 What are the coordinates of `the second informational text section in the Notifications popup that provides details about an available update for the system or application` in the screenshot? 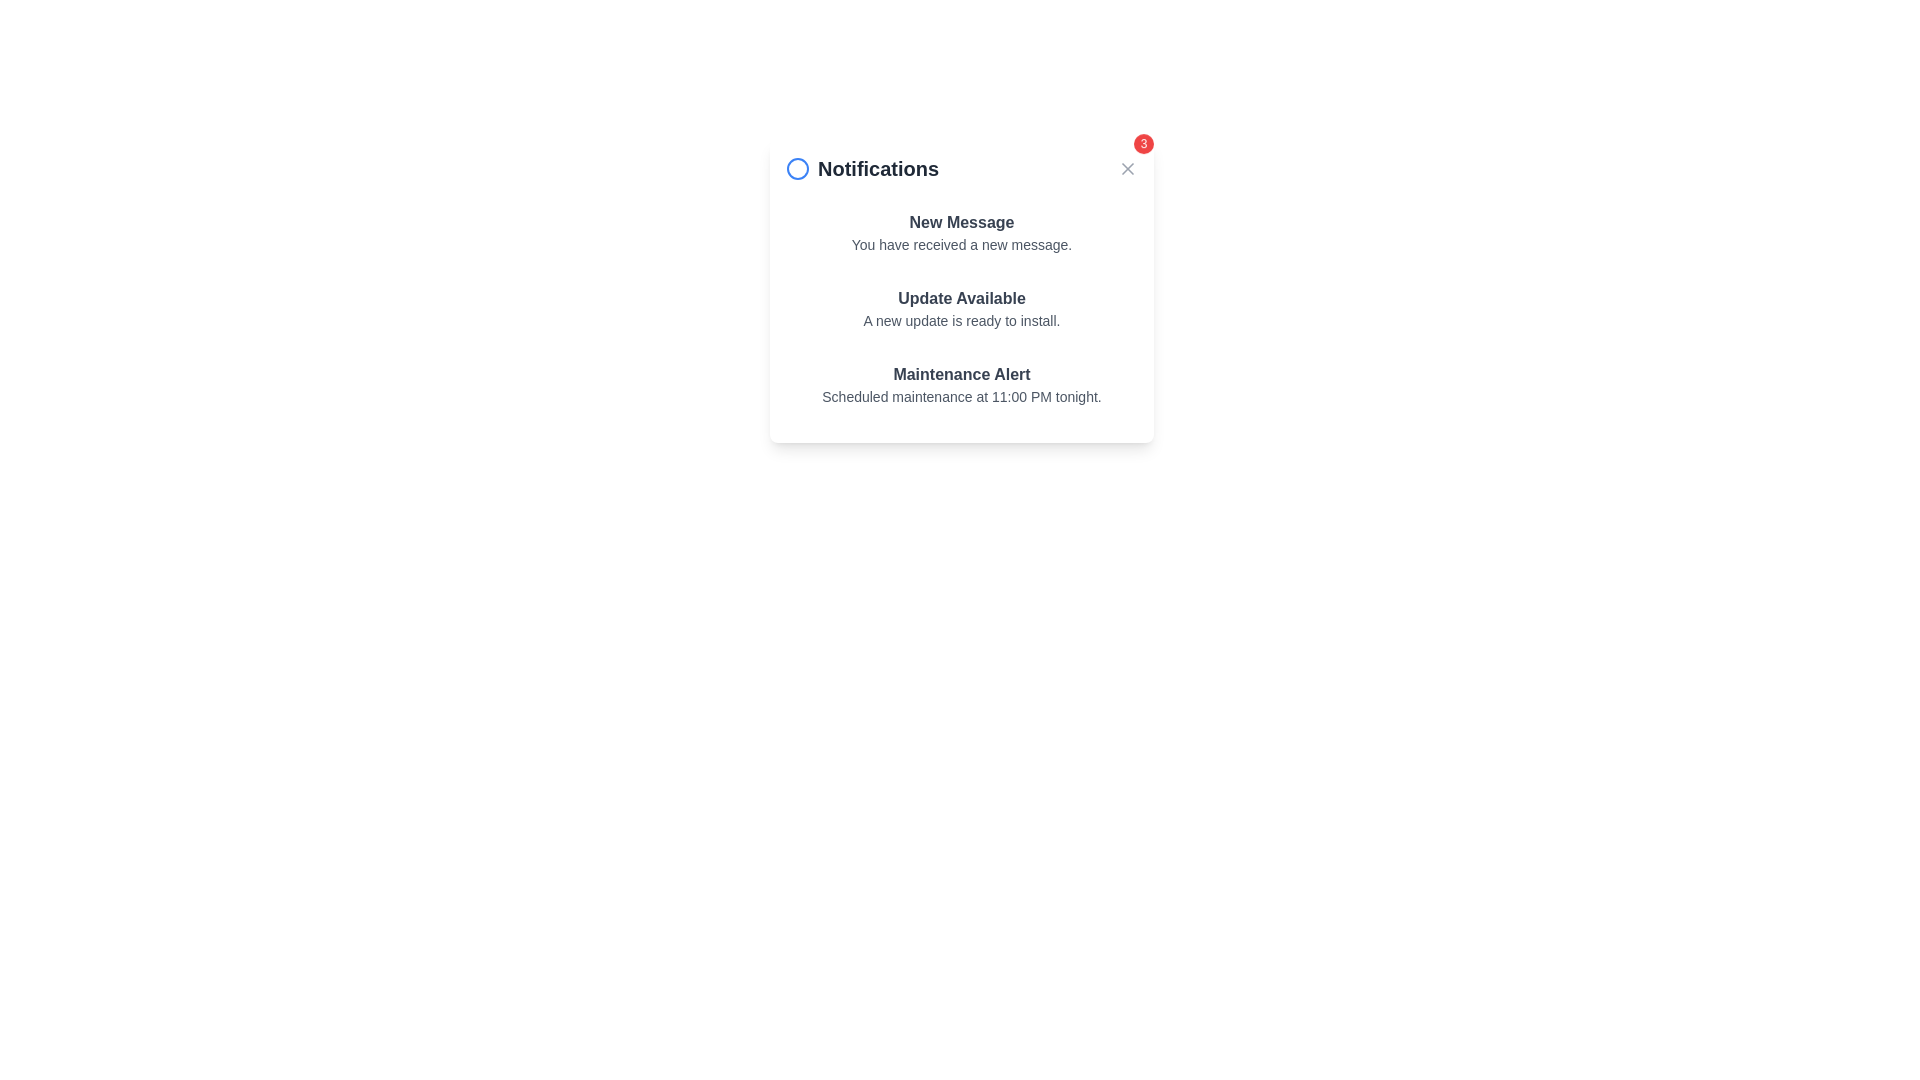 It's located at (961, 308).